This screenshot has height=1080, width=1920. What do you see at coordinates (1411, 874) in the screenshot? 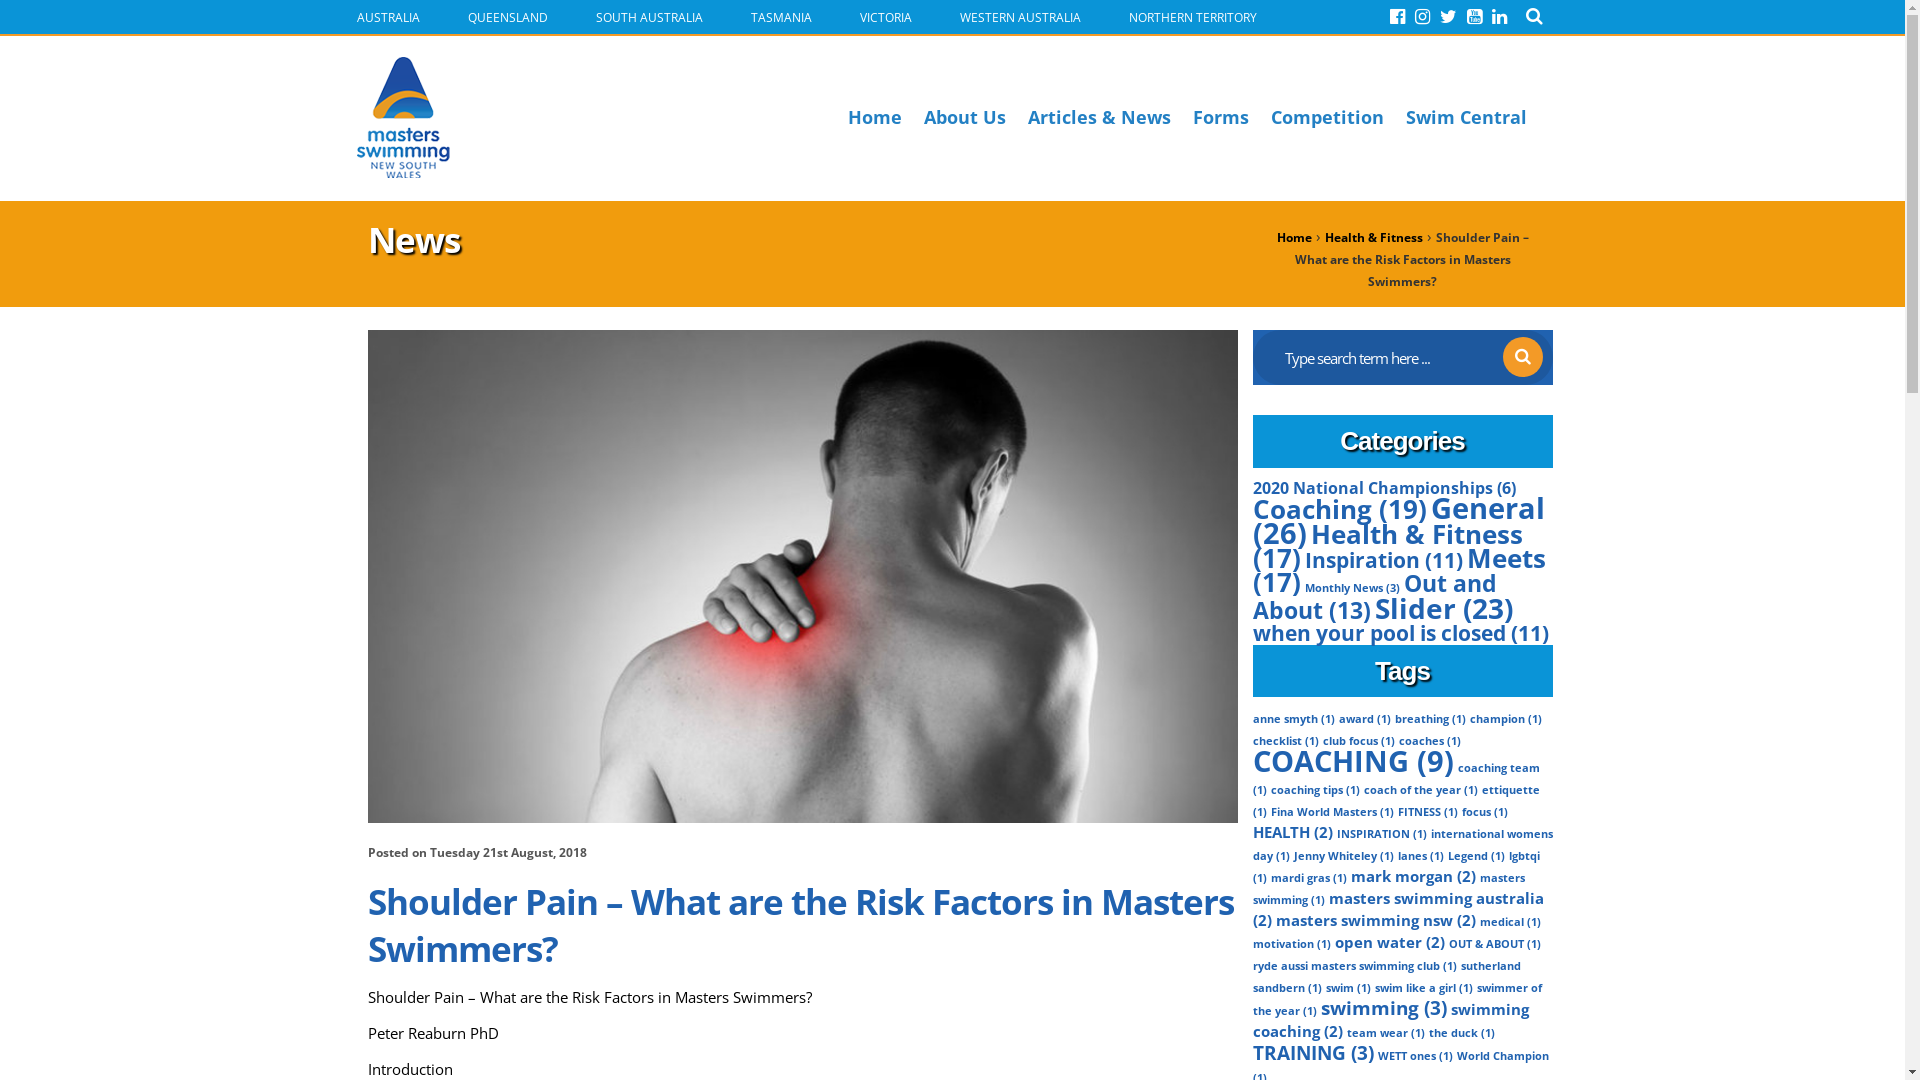
I see `'mark morgan (2)'` at bounding box center [1411, 874].